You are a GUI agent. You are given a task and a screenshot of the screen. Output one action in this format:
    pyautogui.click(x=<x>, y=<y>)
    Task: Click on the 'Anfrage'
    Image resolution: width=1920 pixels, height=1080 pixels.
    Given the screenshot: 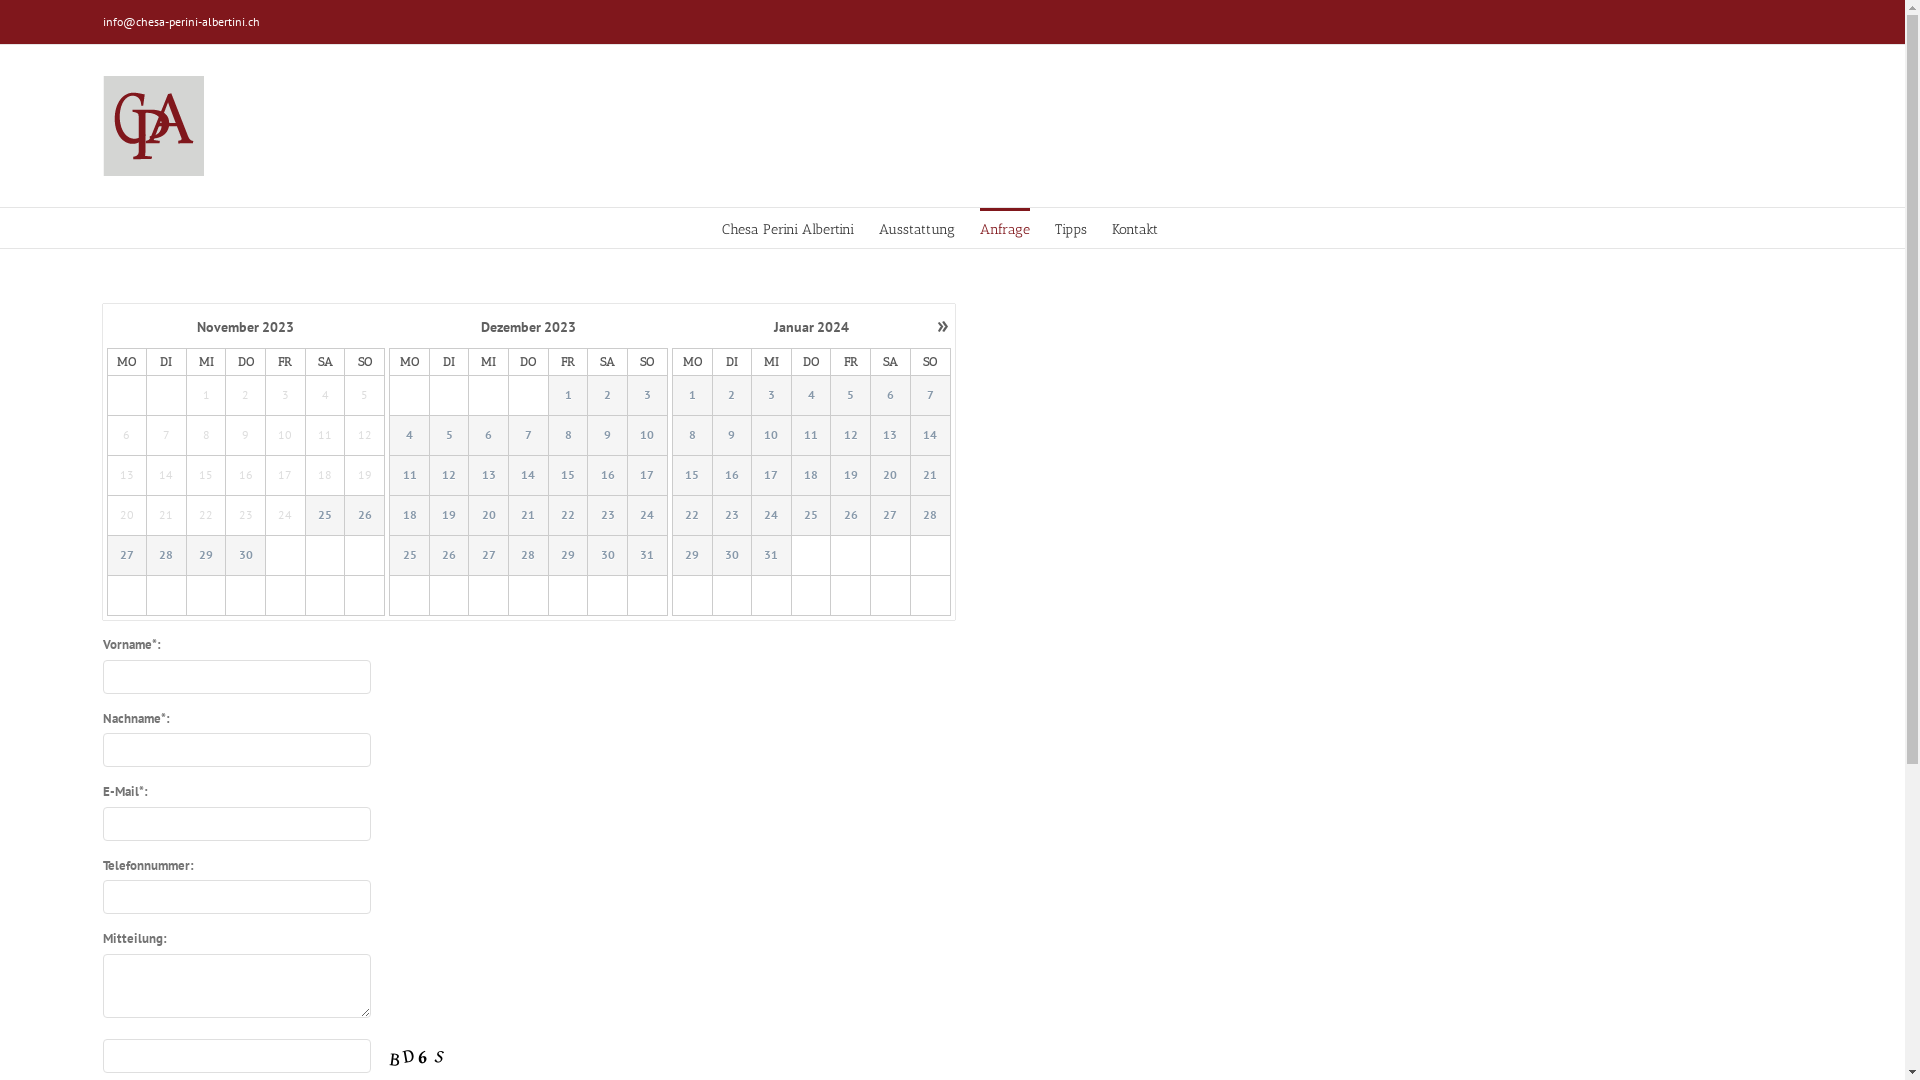 What is the action you would take?
    pyautogui.click(x=1004, y=226)
    